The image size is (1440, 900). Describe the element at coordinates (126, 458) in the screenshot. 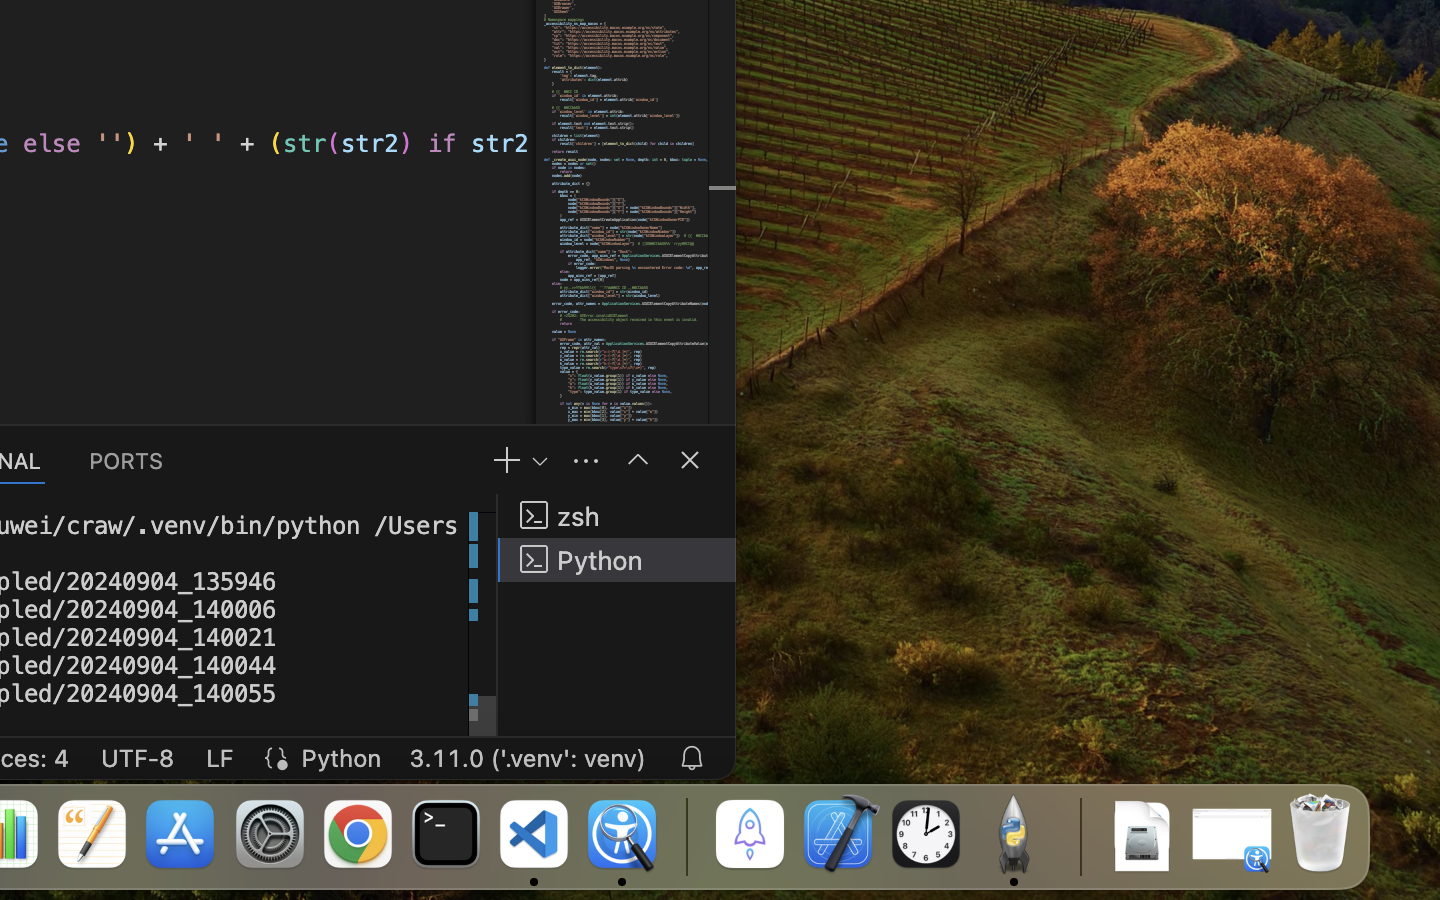

I see `'0 PORTS'` at that location.